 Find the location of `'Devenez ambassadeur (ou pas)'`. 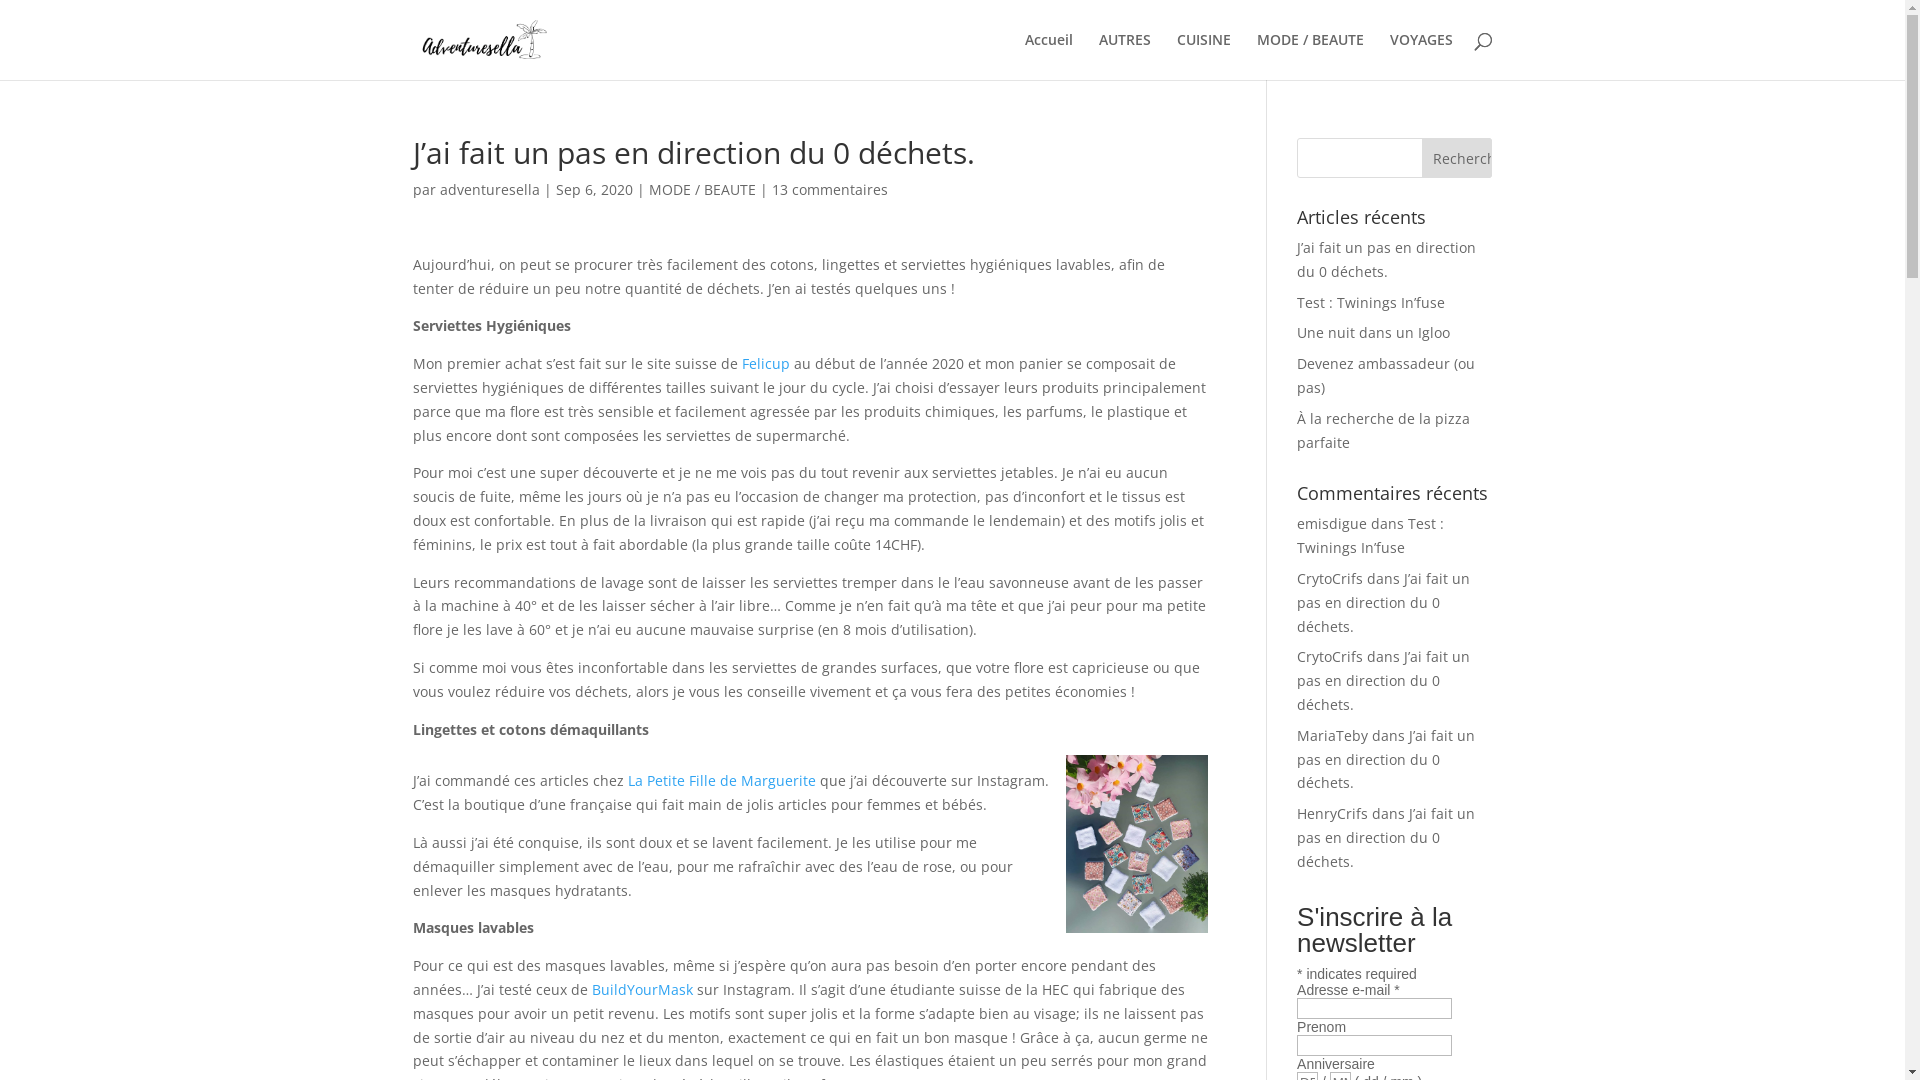

'Devenez ambassadeur (ou pas)' is located at coordinates (1385, 375).